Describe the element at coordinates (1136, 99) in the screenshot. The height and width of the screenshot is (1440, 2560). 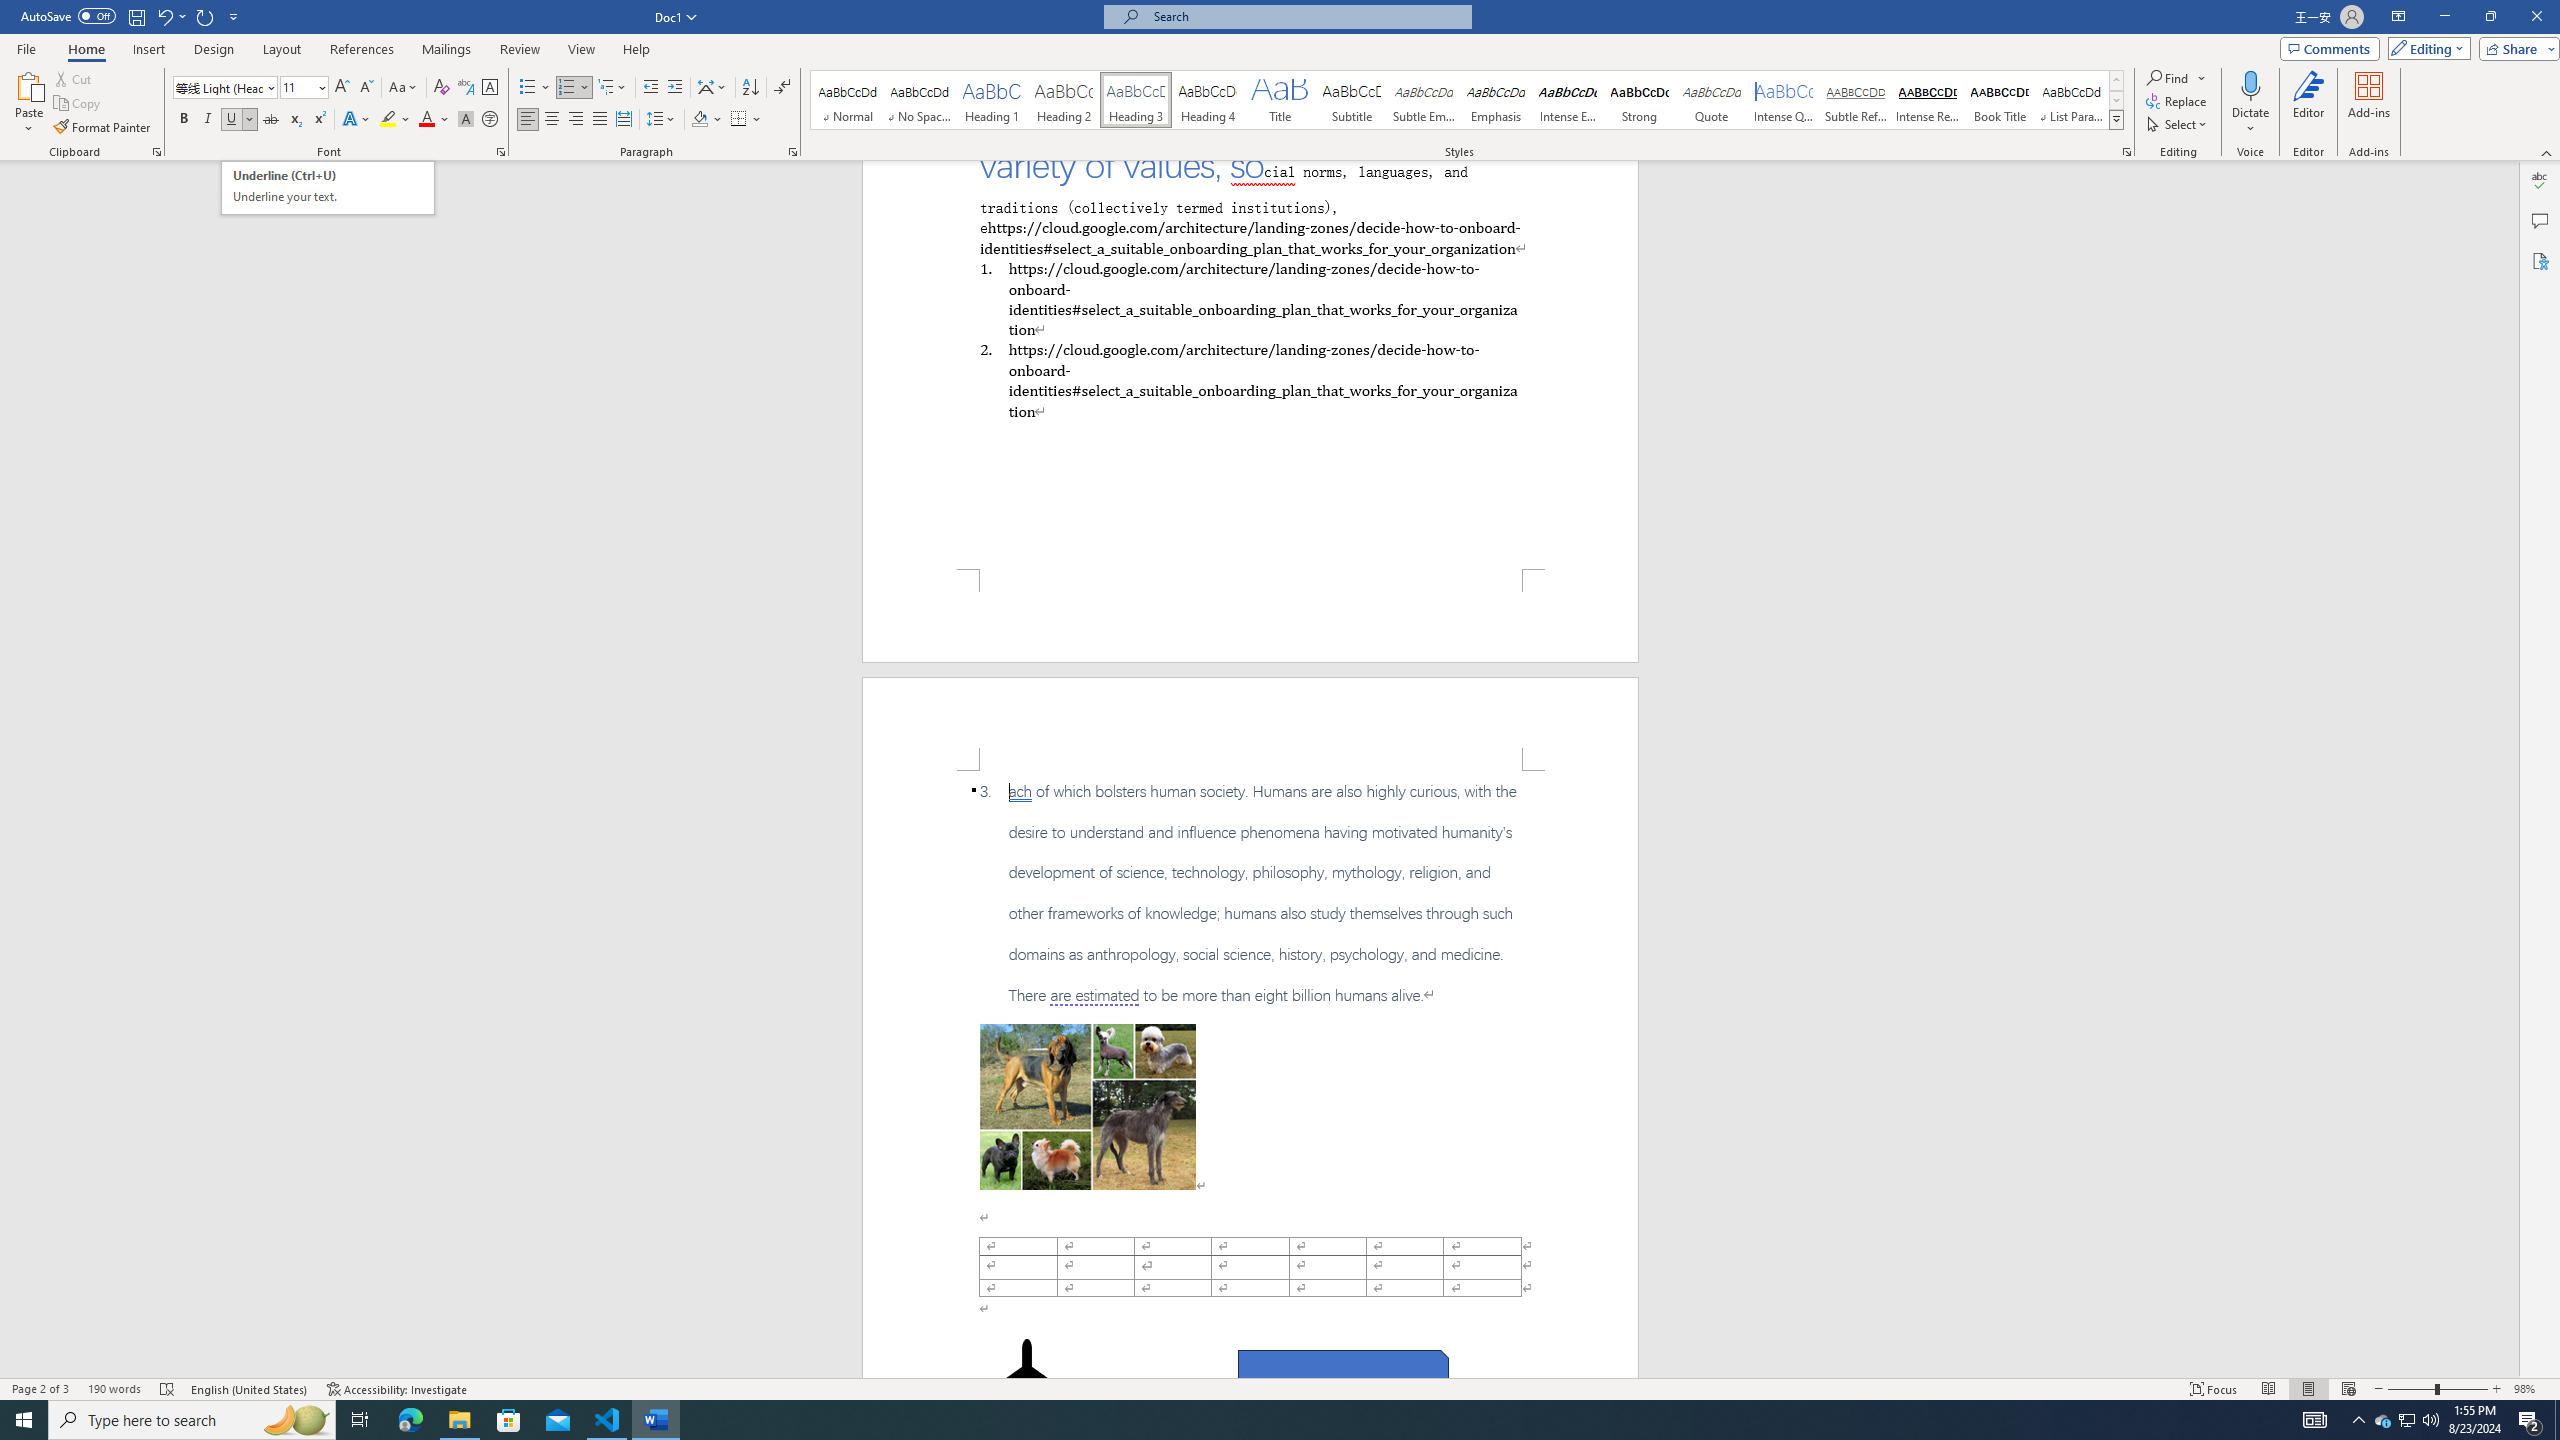
I see `'Heading 3'` at that location.